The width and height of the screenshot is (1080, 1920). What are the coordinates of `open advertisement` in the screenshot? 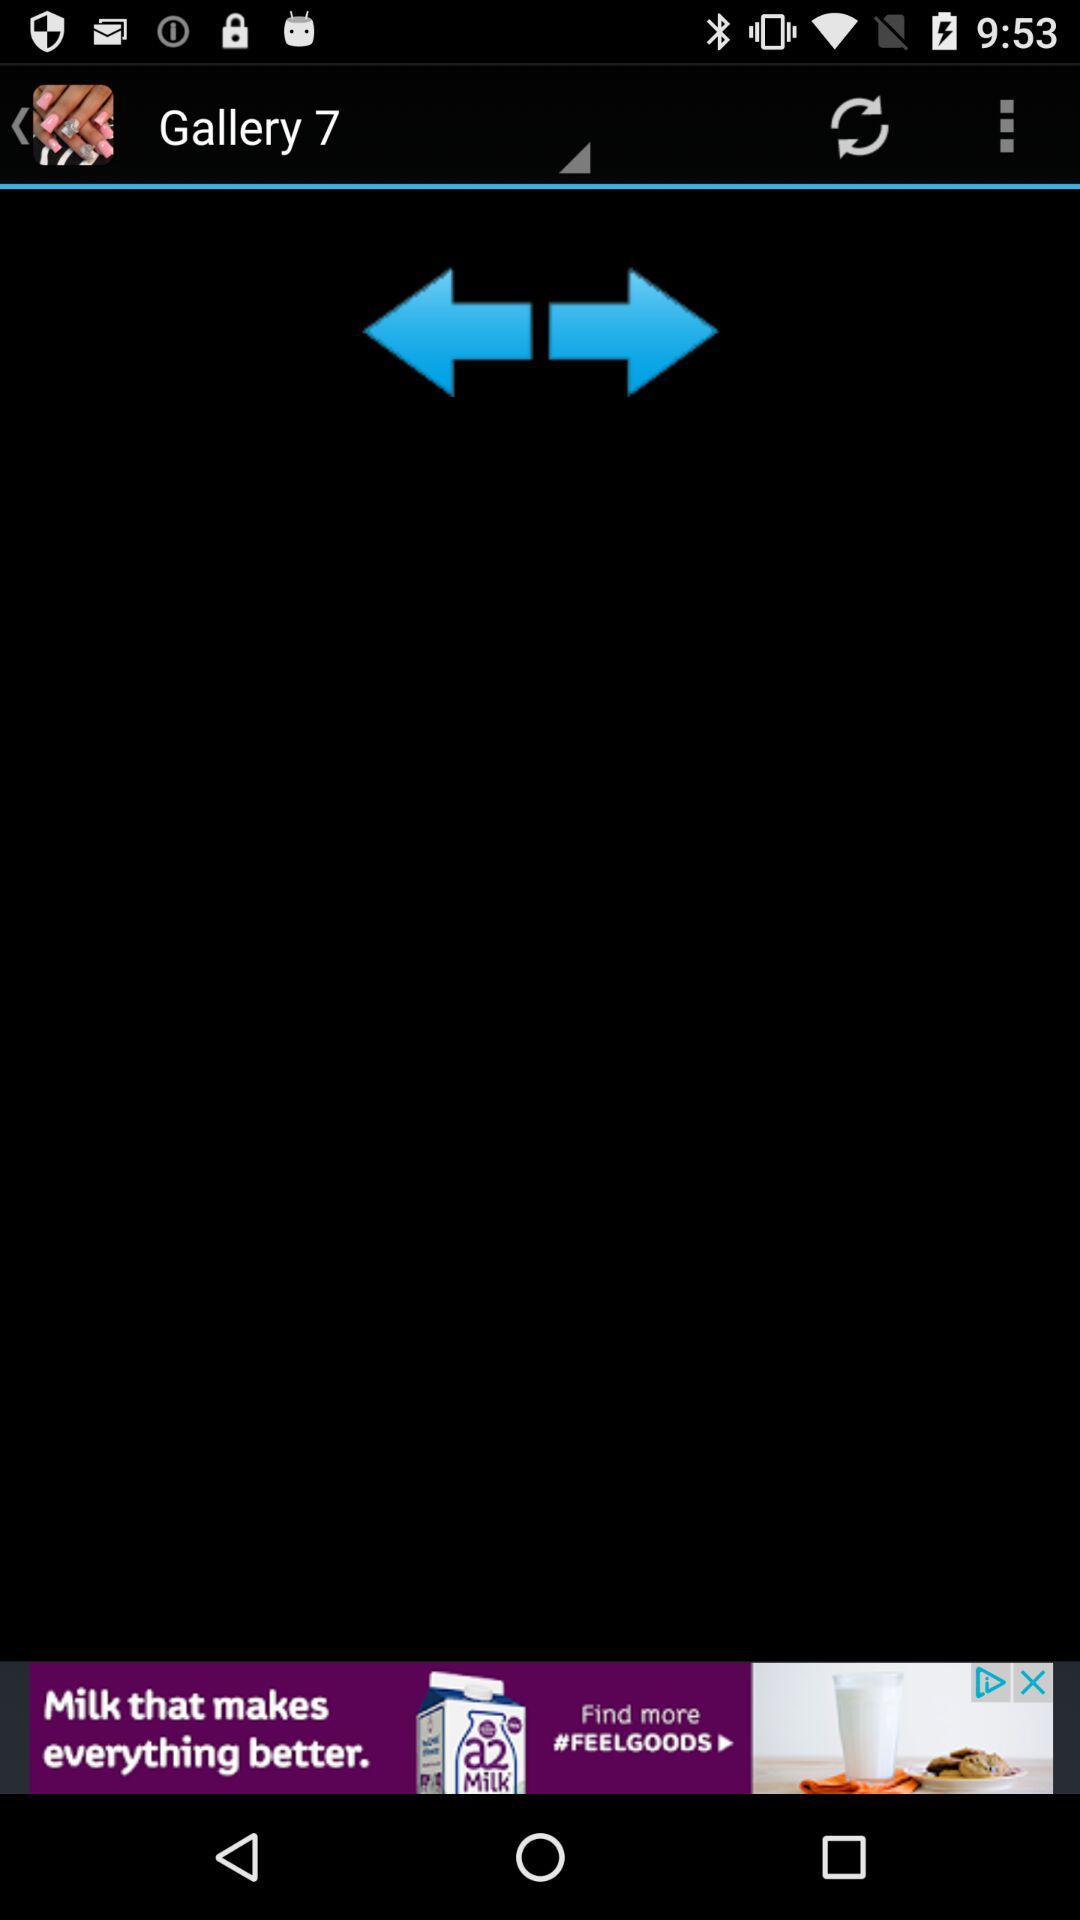 It's located at (540, 1727).